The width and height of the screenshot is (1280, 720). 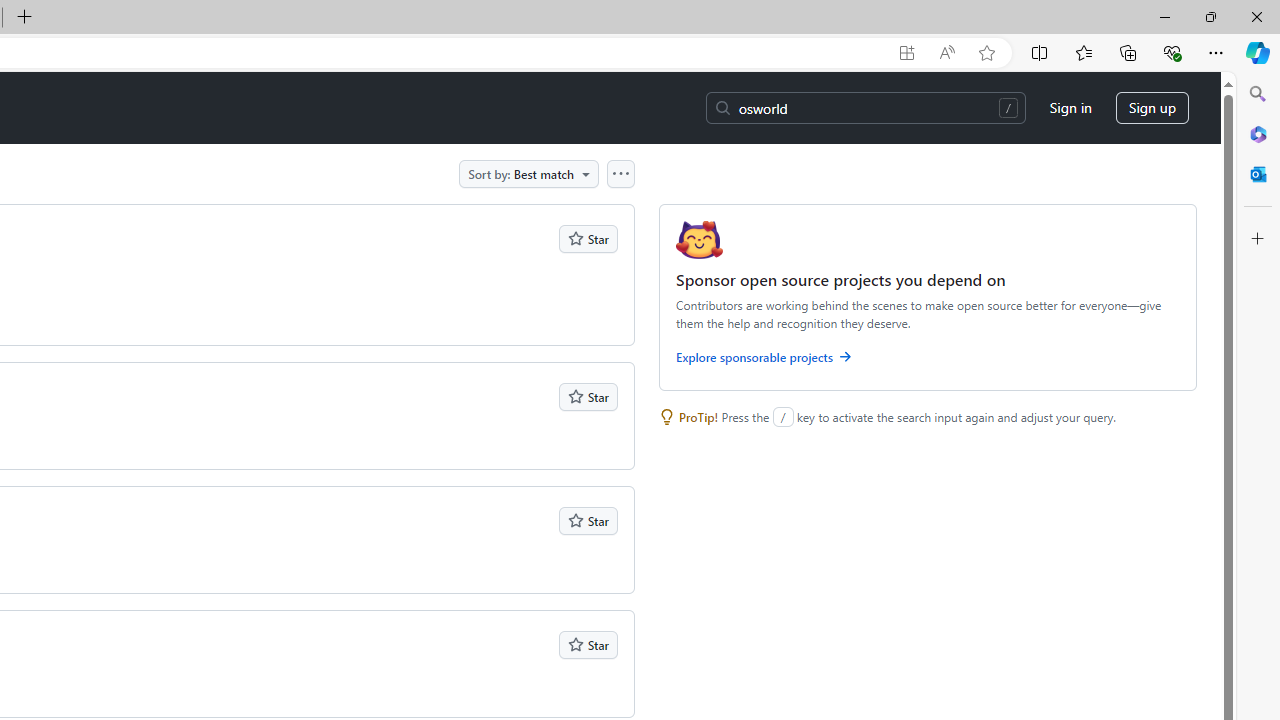 I want to click on 'Open column options', so click(x=619, y=172).